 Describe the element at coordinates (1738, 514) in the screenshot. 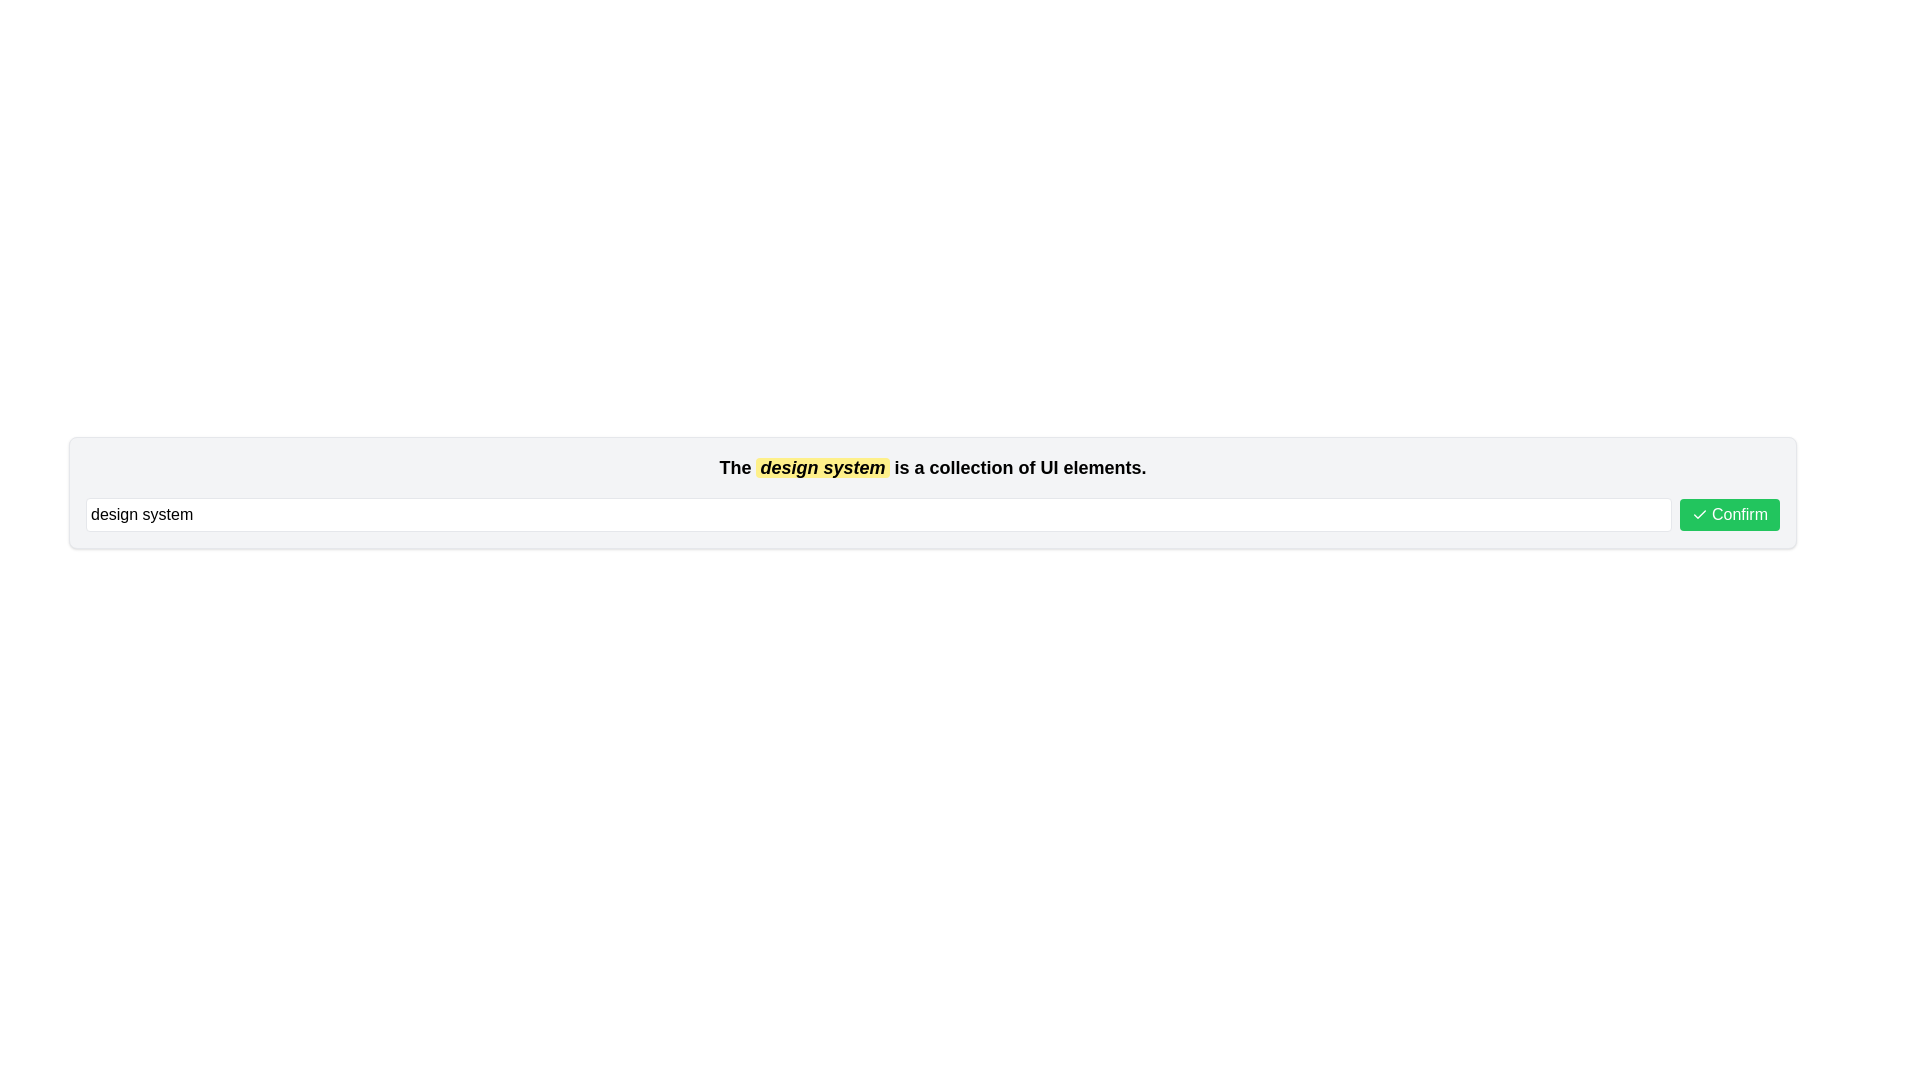

I see `the confirmation button label text located at the center of the green button on the right end of the toolbar` at that location.